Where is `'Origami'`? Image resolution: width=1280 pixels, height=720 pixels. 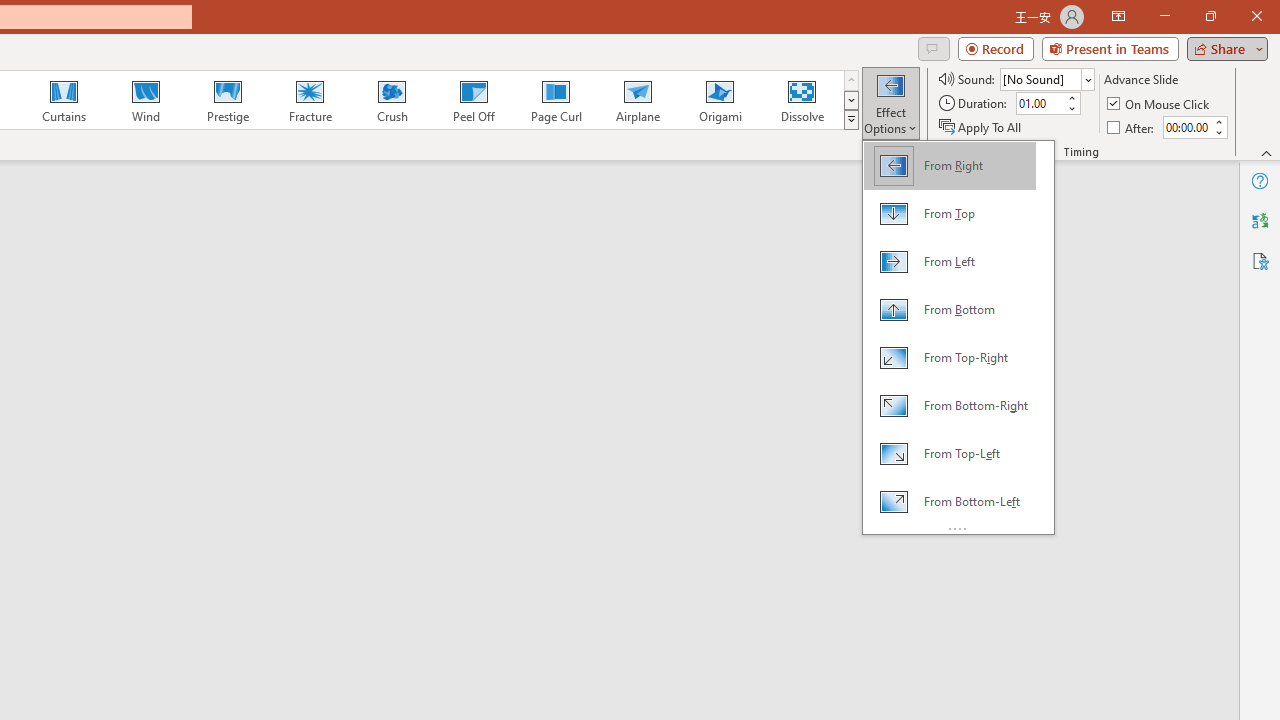 'Origami' is located at coordinates (720, 100).